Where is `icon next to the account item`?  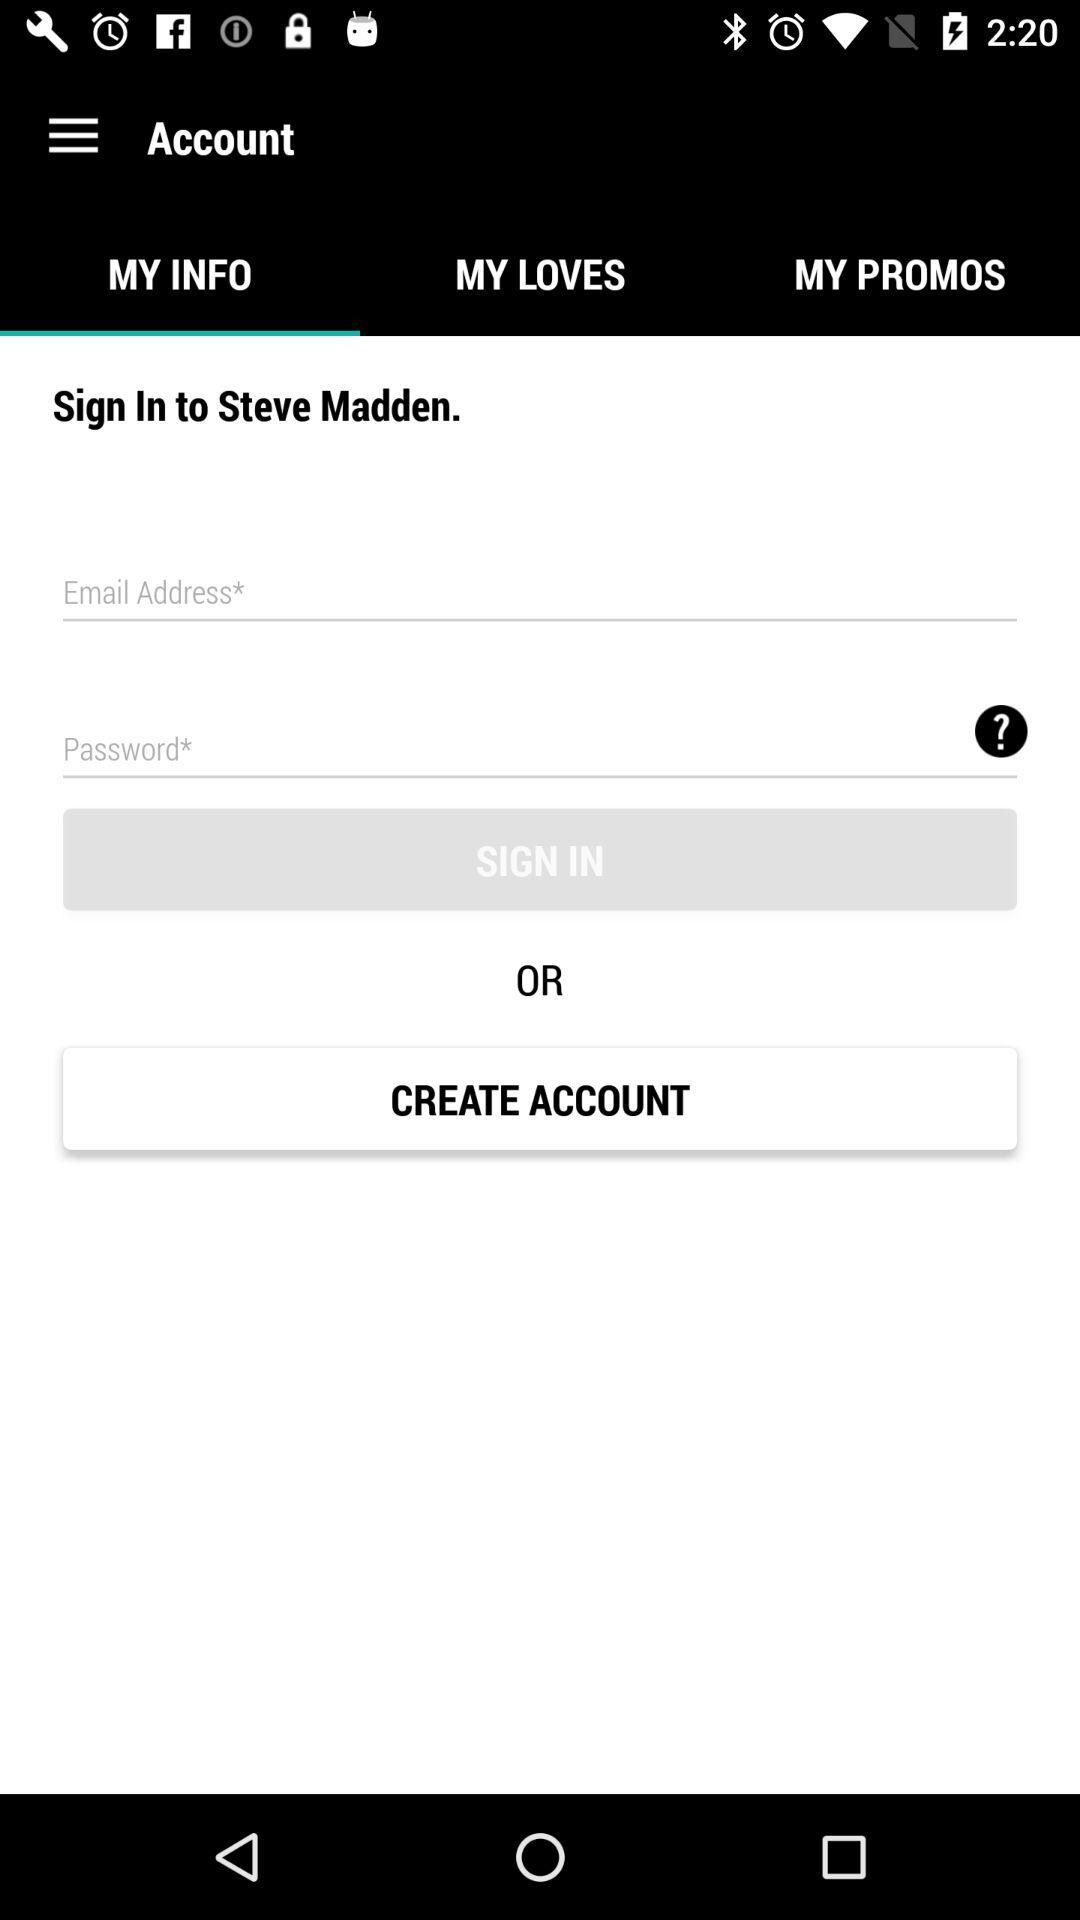 icon next to the account item is located at coordinates (72, 135).